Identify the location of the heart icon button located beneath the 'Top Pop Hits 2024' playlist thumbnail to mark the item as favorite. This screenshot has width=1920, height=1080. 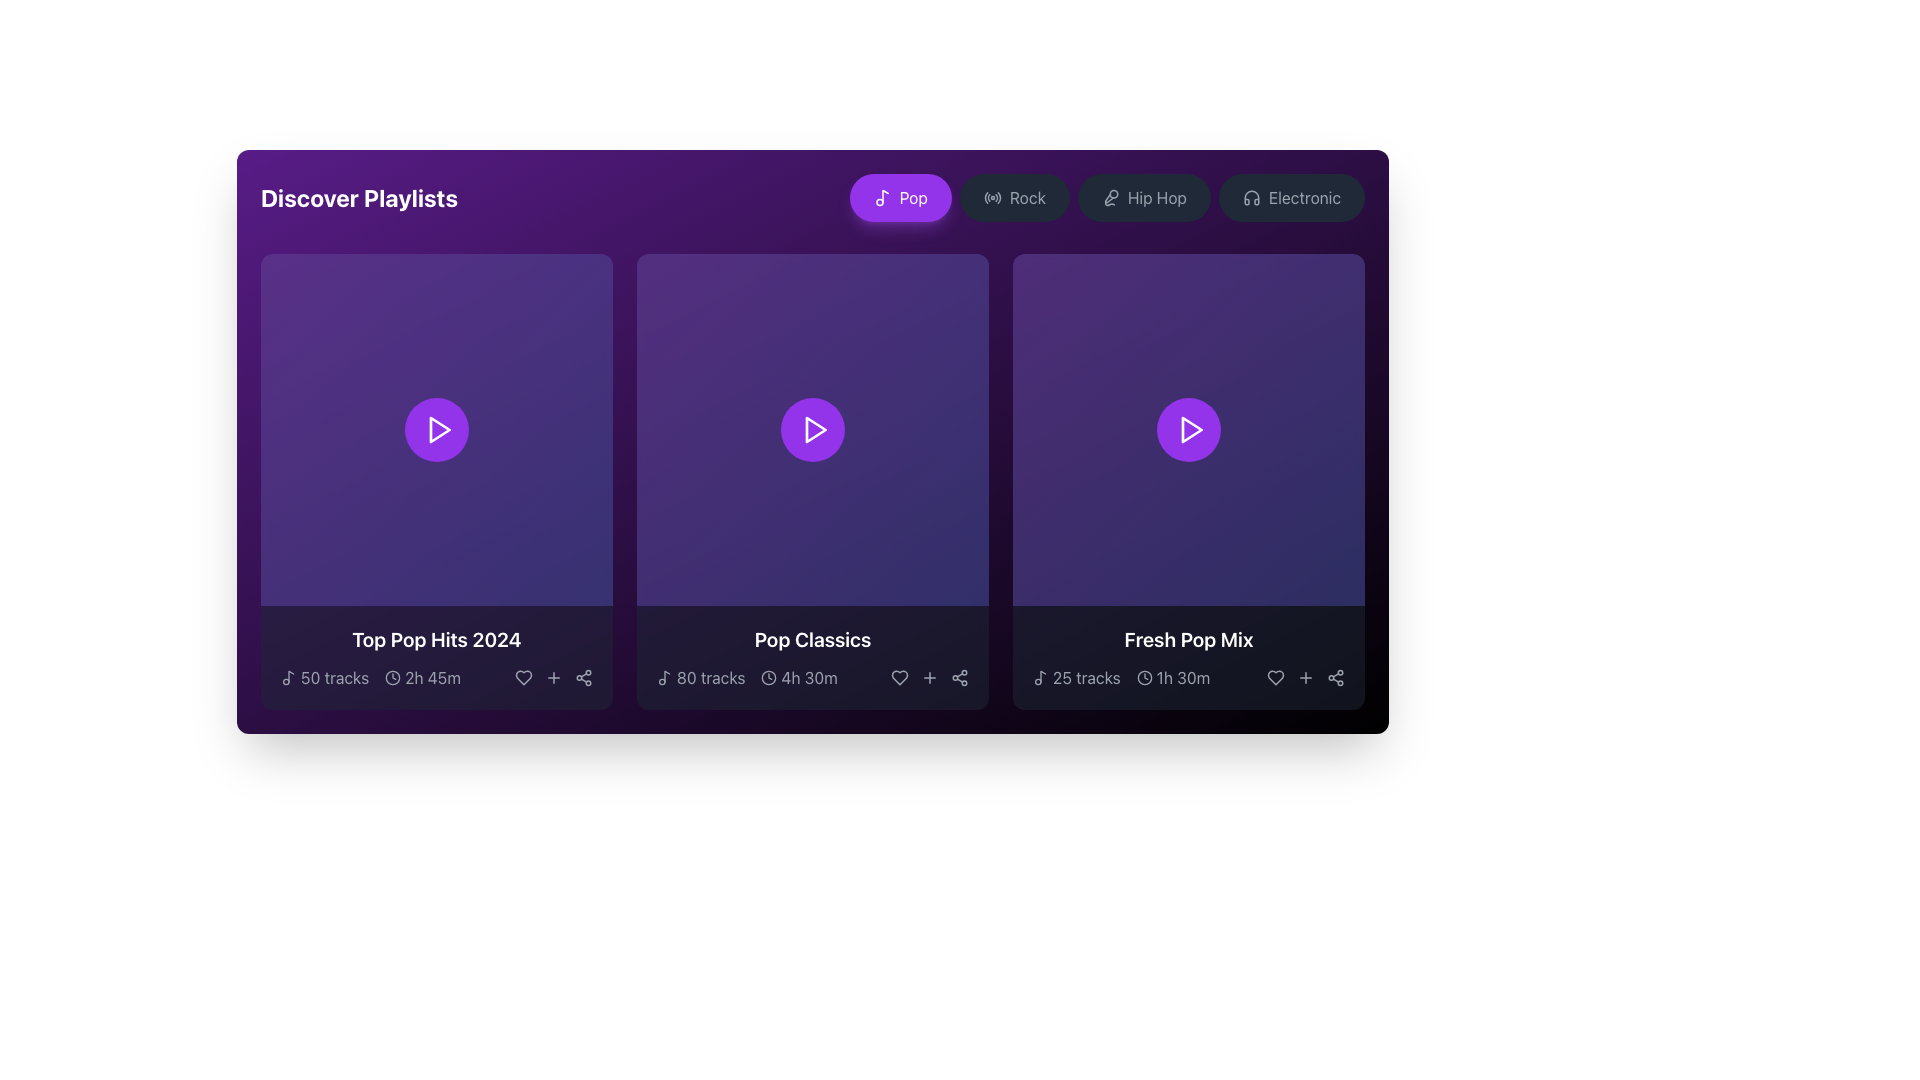
(523, 677).